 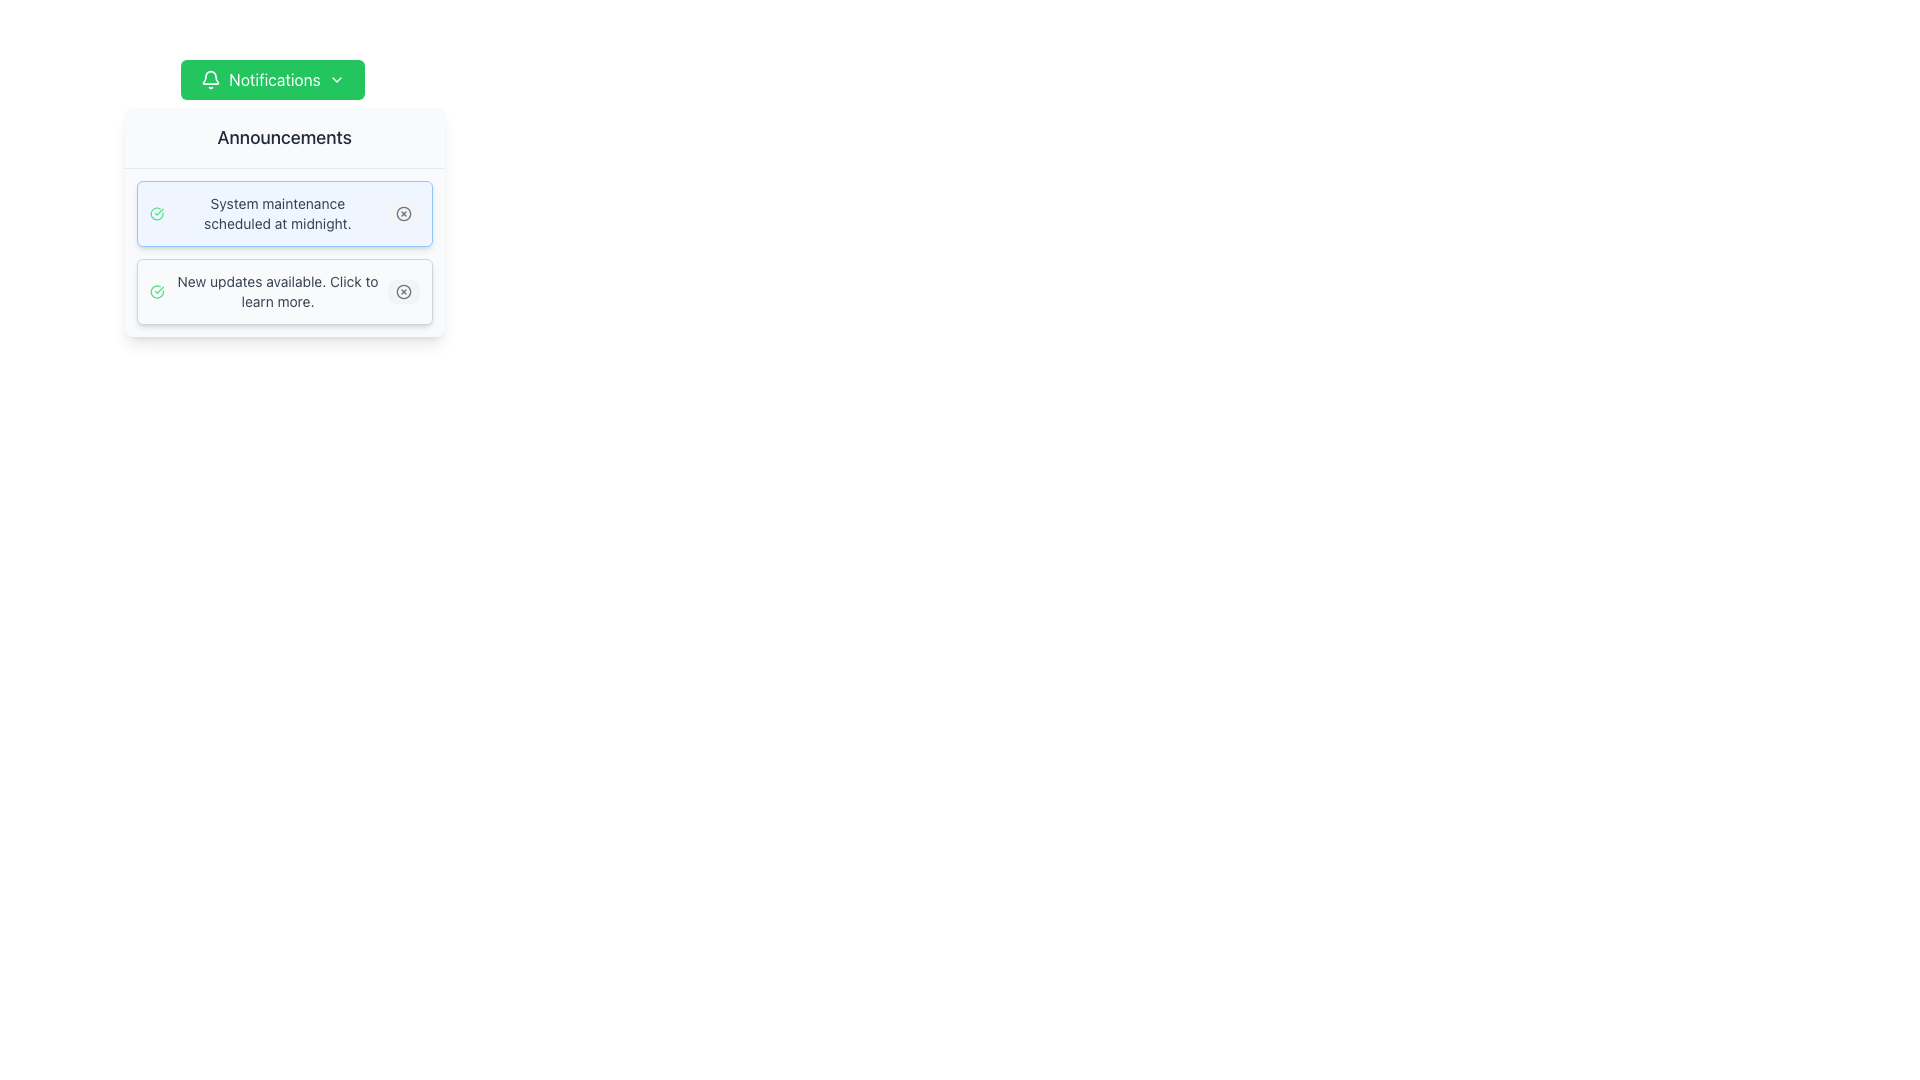 I want to click on the central circle of the dismiss icon in the second row of the 'Announcements' panel, so click(x=402, y=292).